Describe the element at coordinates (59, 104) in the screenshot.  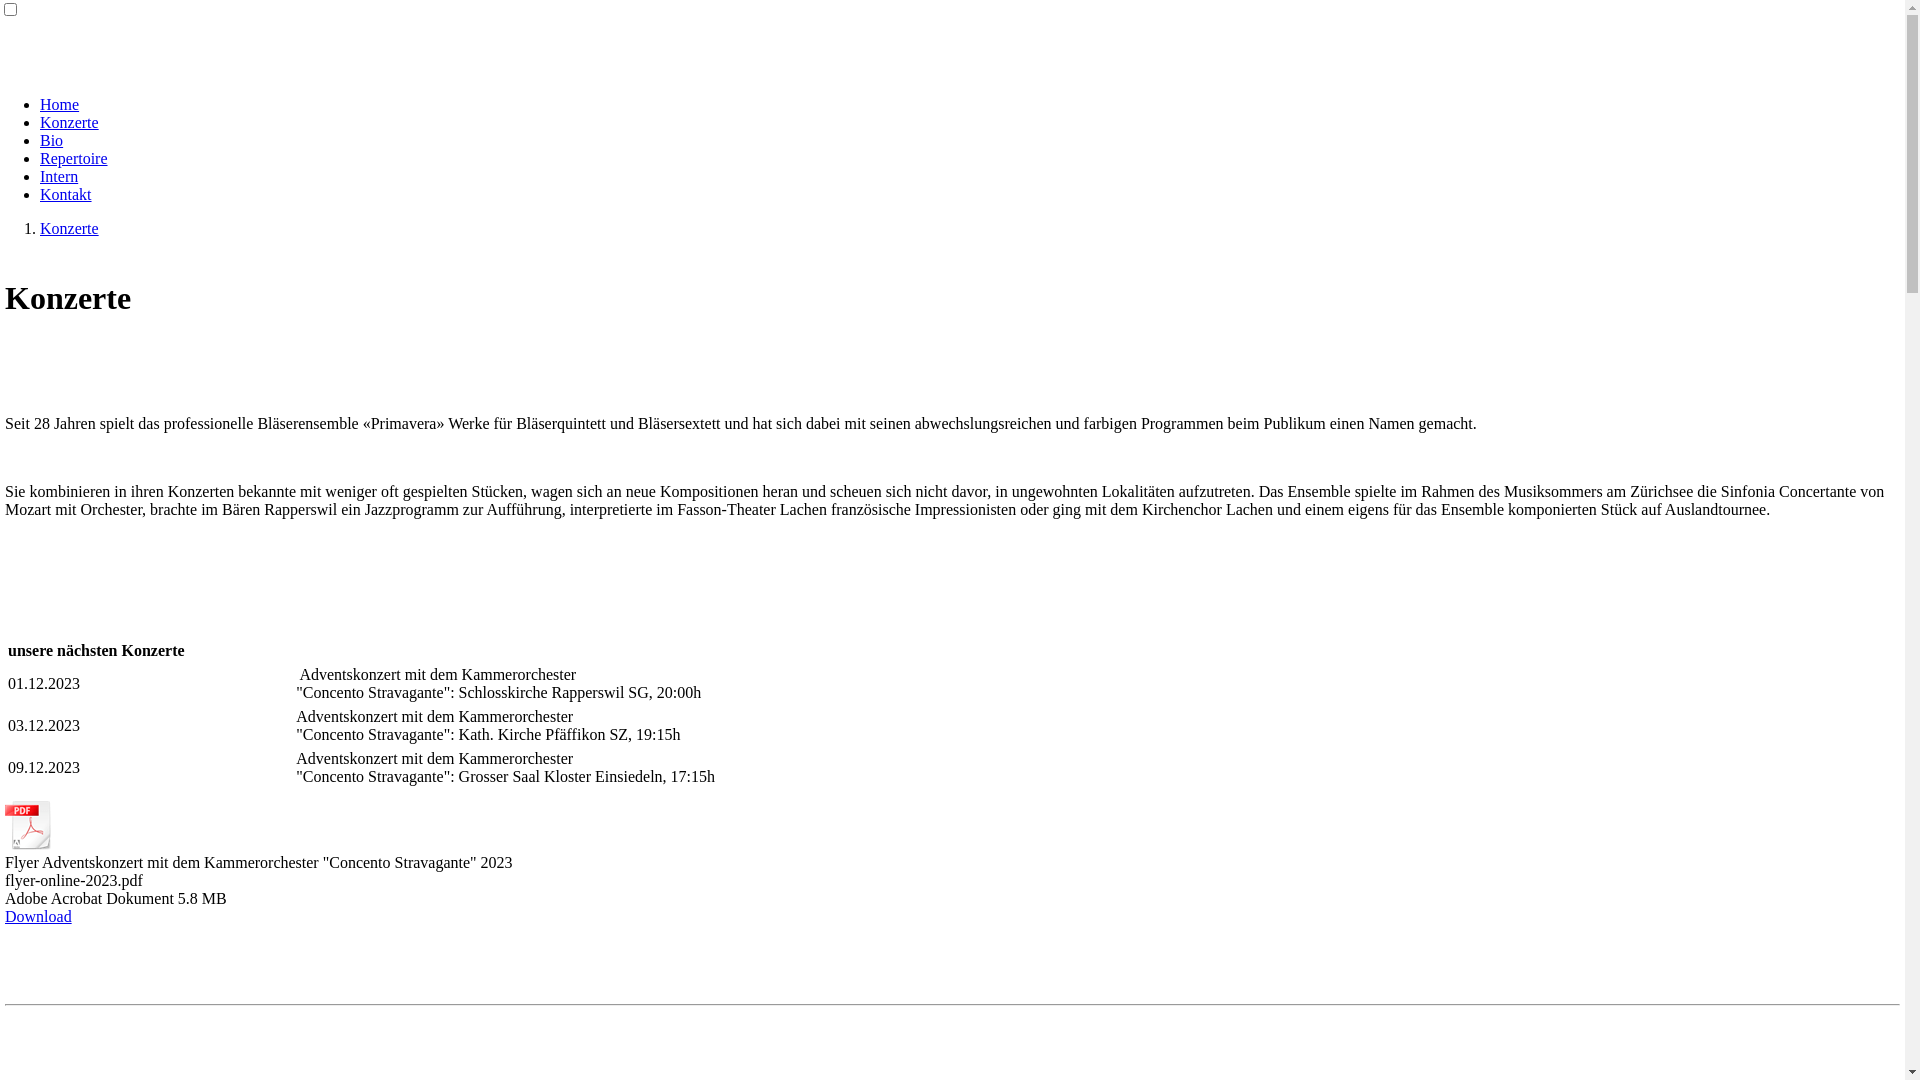
I see `'Home'` at that location.